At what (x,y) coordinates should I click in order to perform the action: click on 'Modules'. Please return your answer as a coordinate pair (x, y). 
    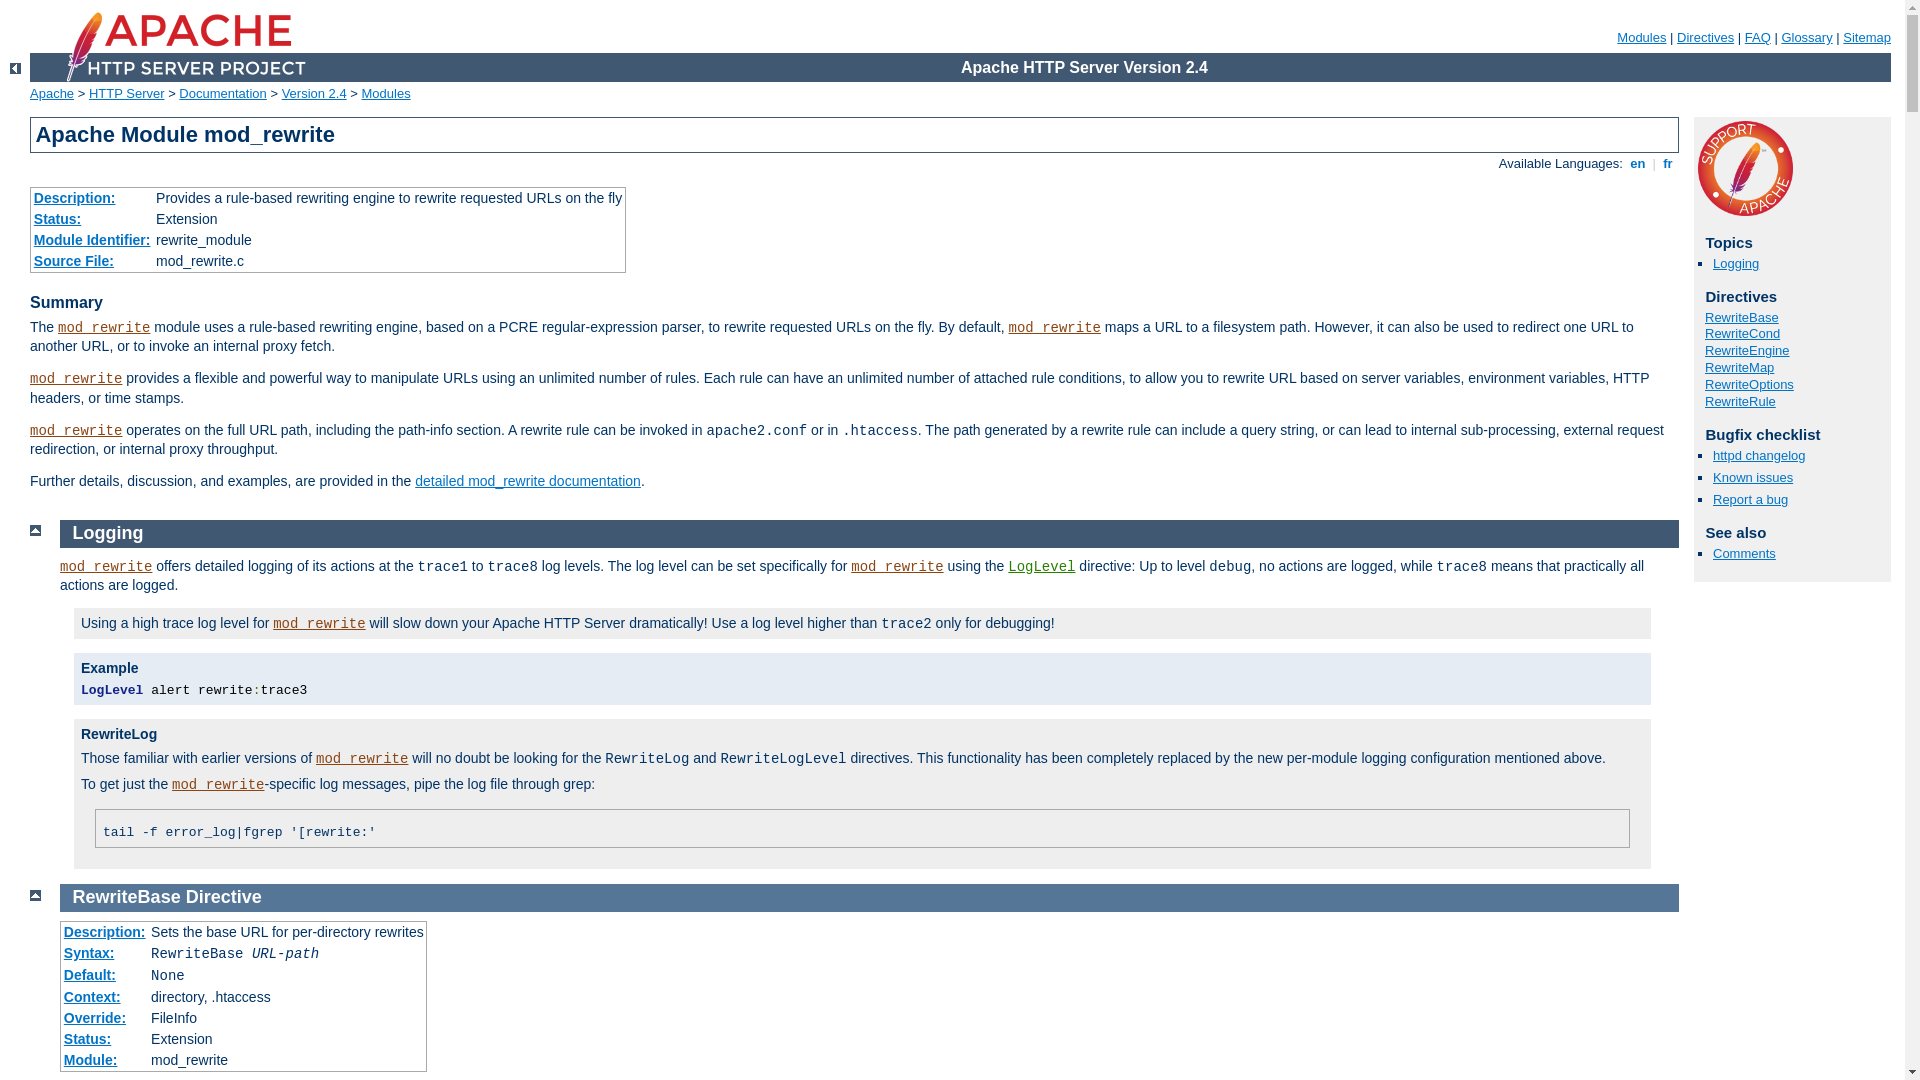
    Looking at the image, I should click on (1641, 37).